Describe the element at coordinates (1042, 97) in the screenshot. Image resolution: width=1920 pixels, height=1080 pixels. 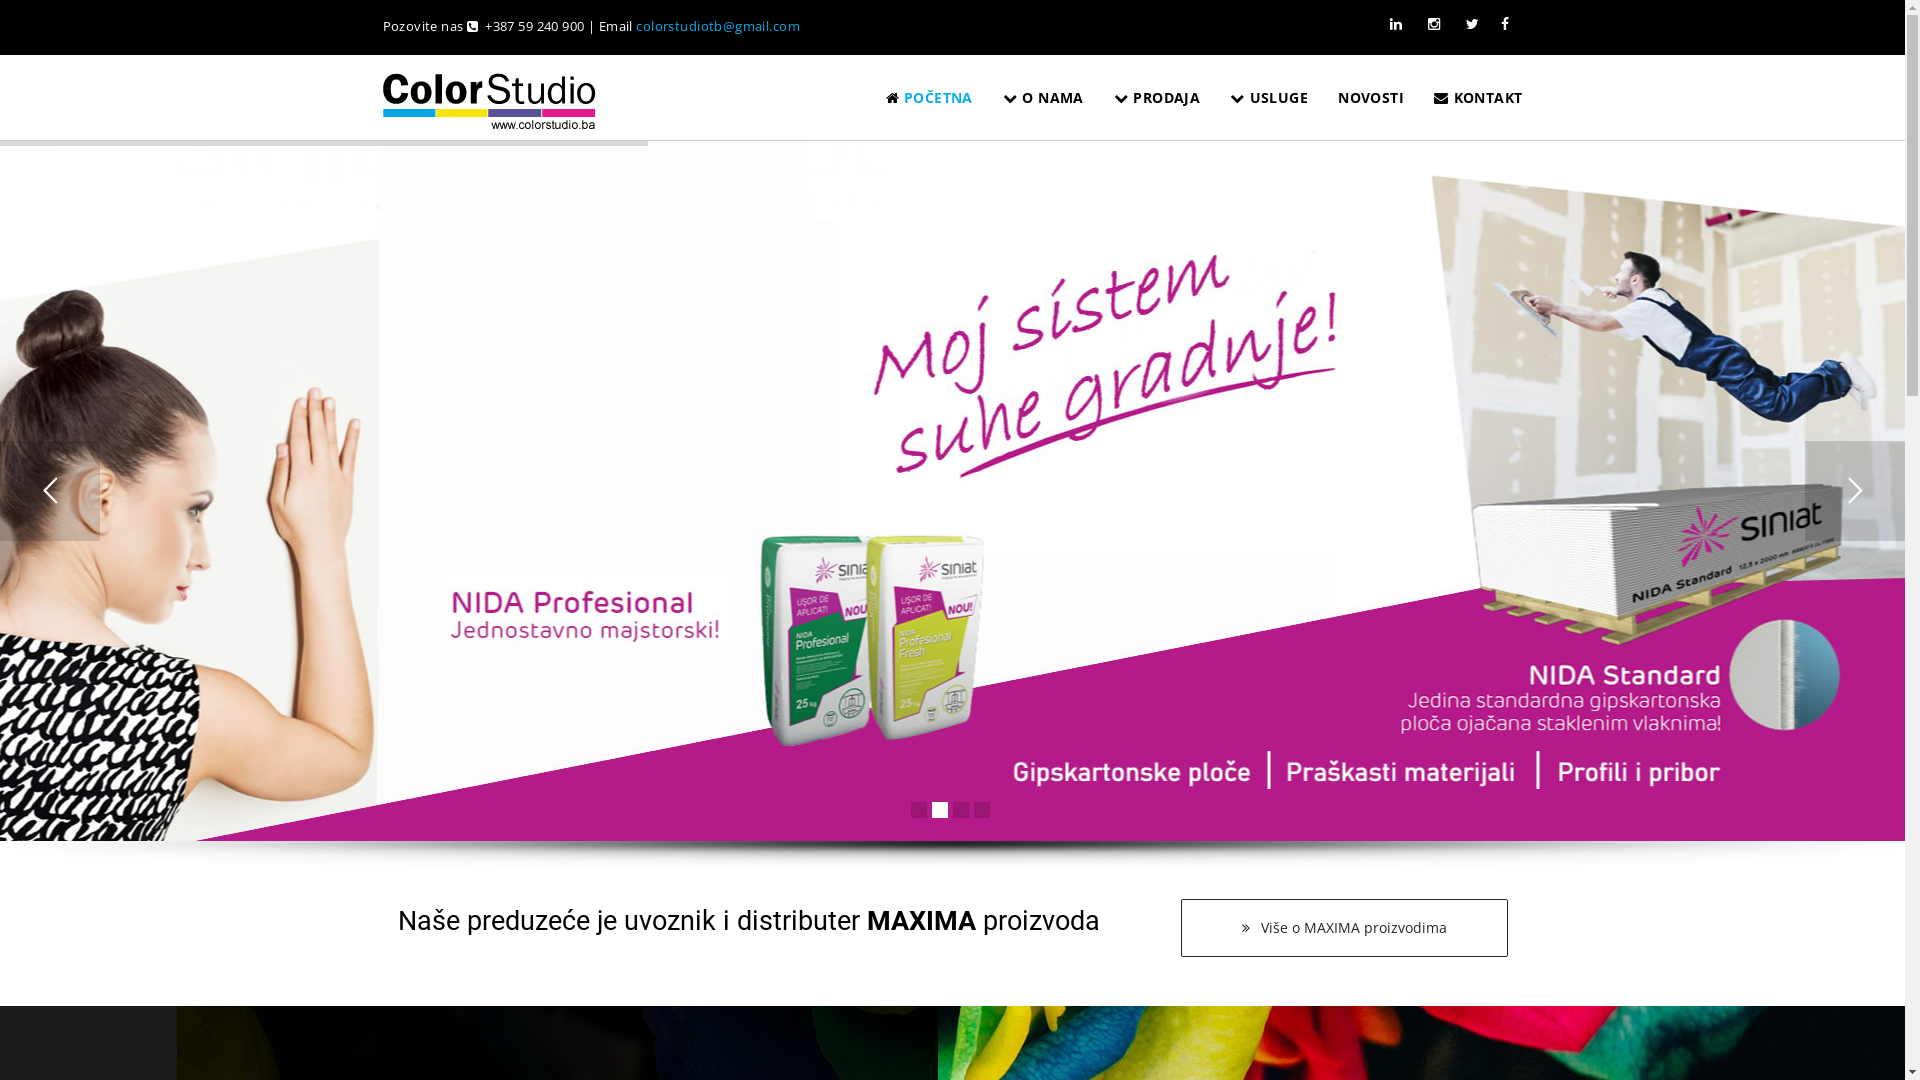
I see `'O NAMA'` at that location.